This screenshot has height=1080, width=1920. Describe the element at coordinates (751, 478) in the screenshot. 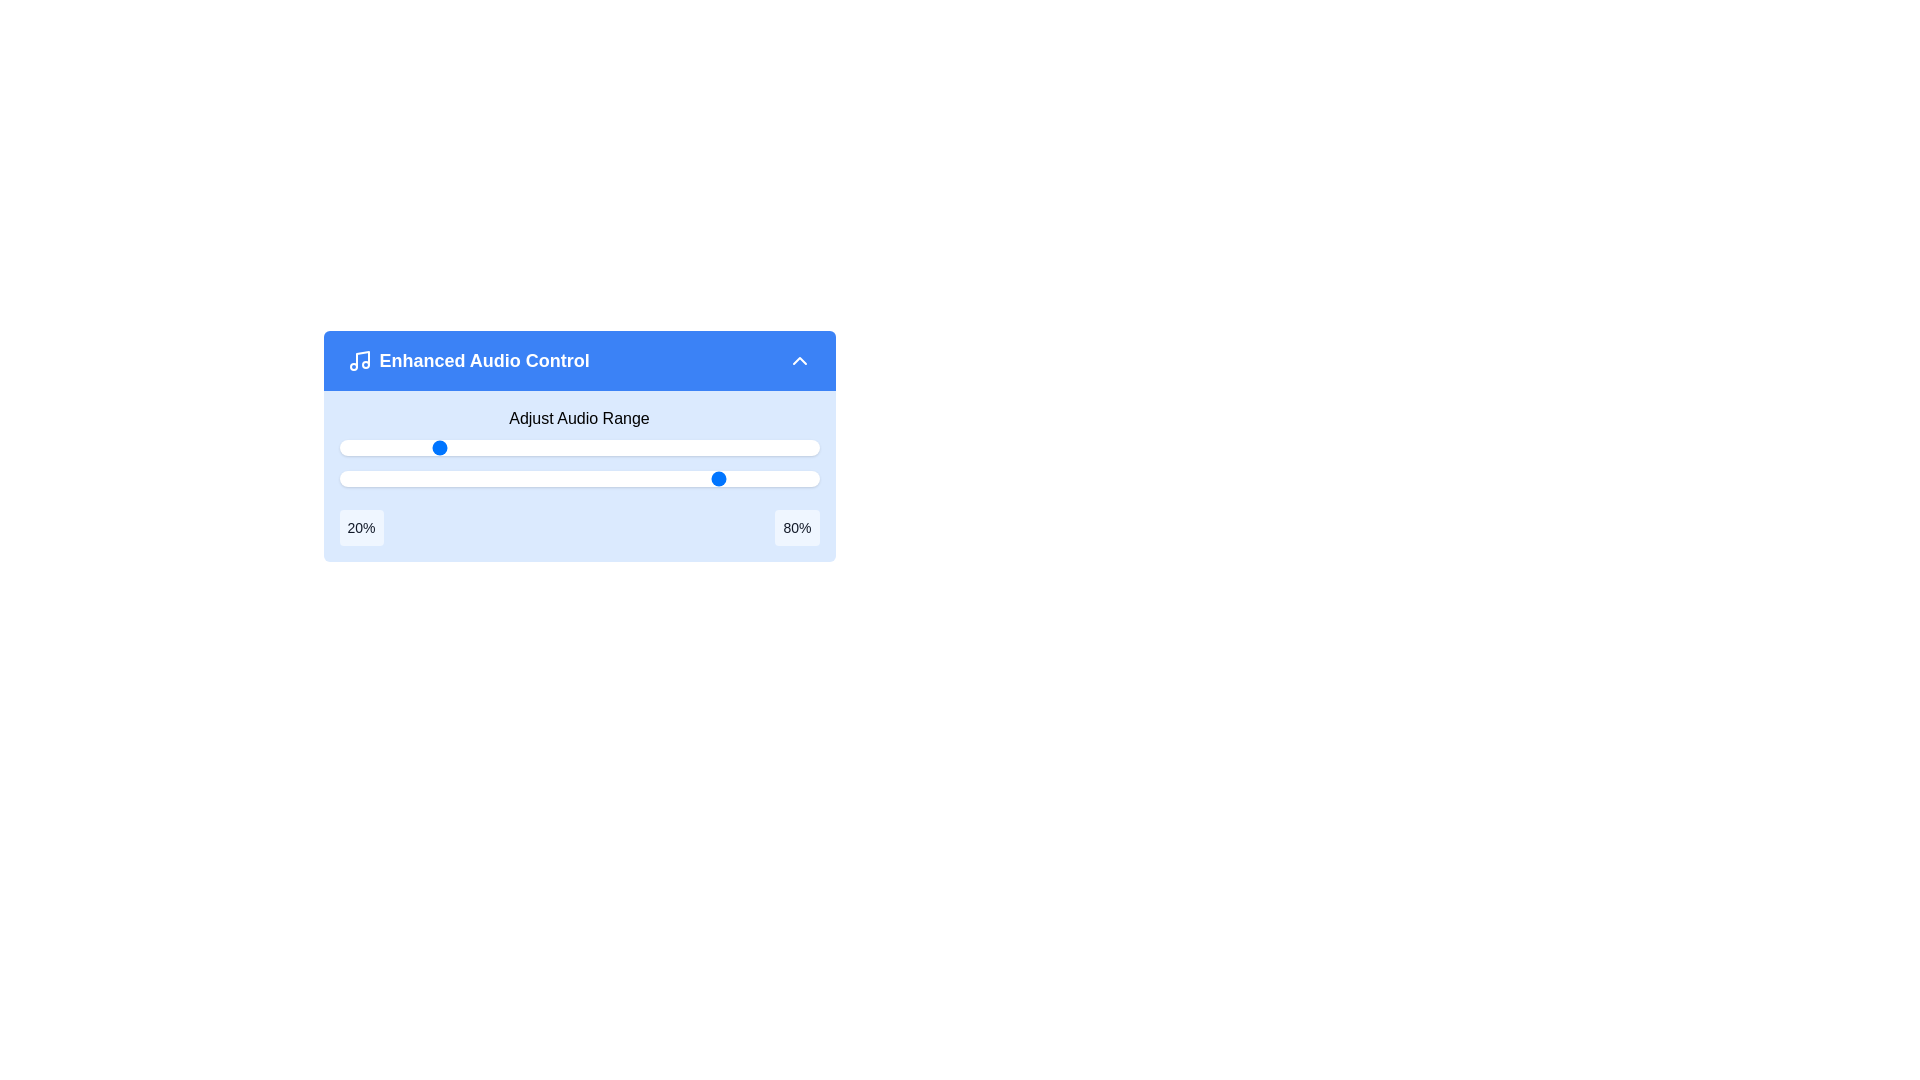

I see `the slider` at that location.